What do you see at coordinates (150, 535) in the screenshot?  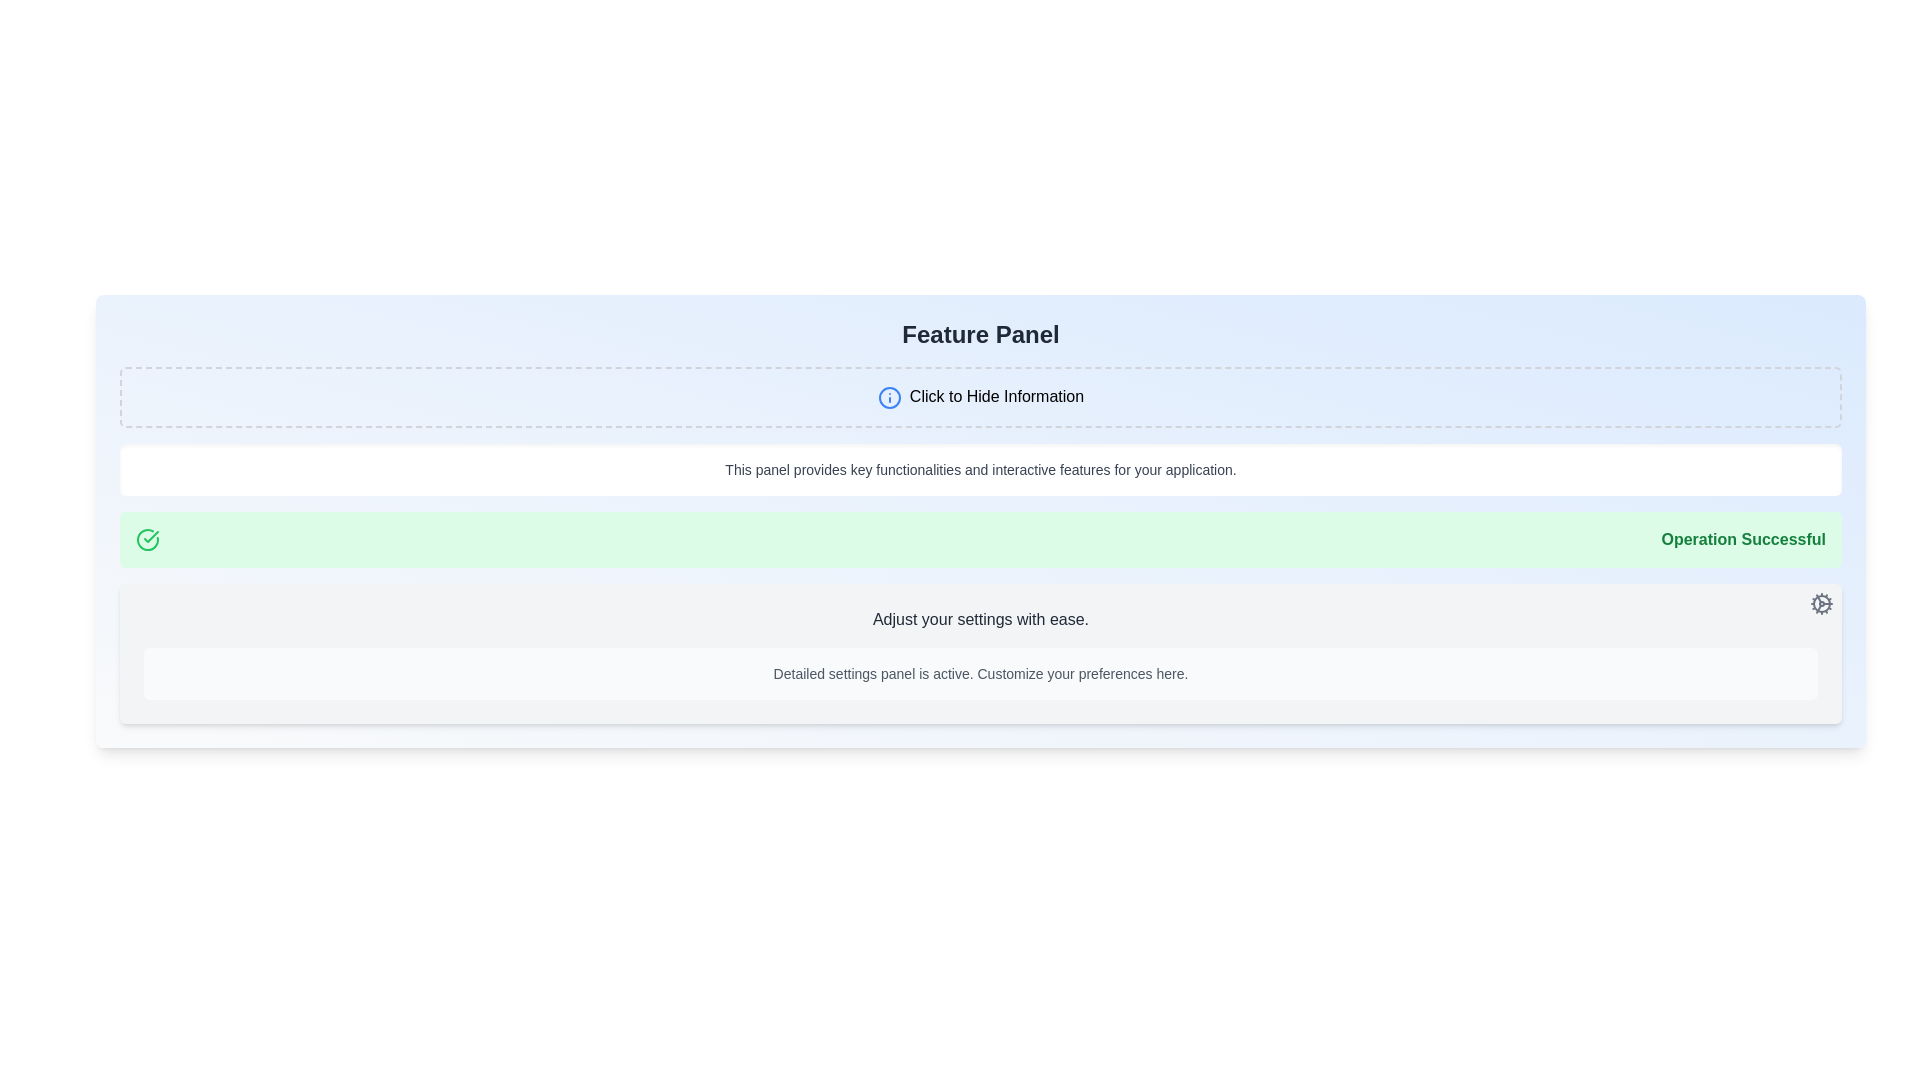 I see `the center of the SVG graphic of a checkmark within a circle, which indicates success, completion, or approval` at bounding box center [150, 535].